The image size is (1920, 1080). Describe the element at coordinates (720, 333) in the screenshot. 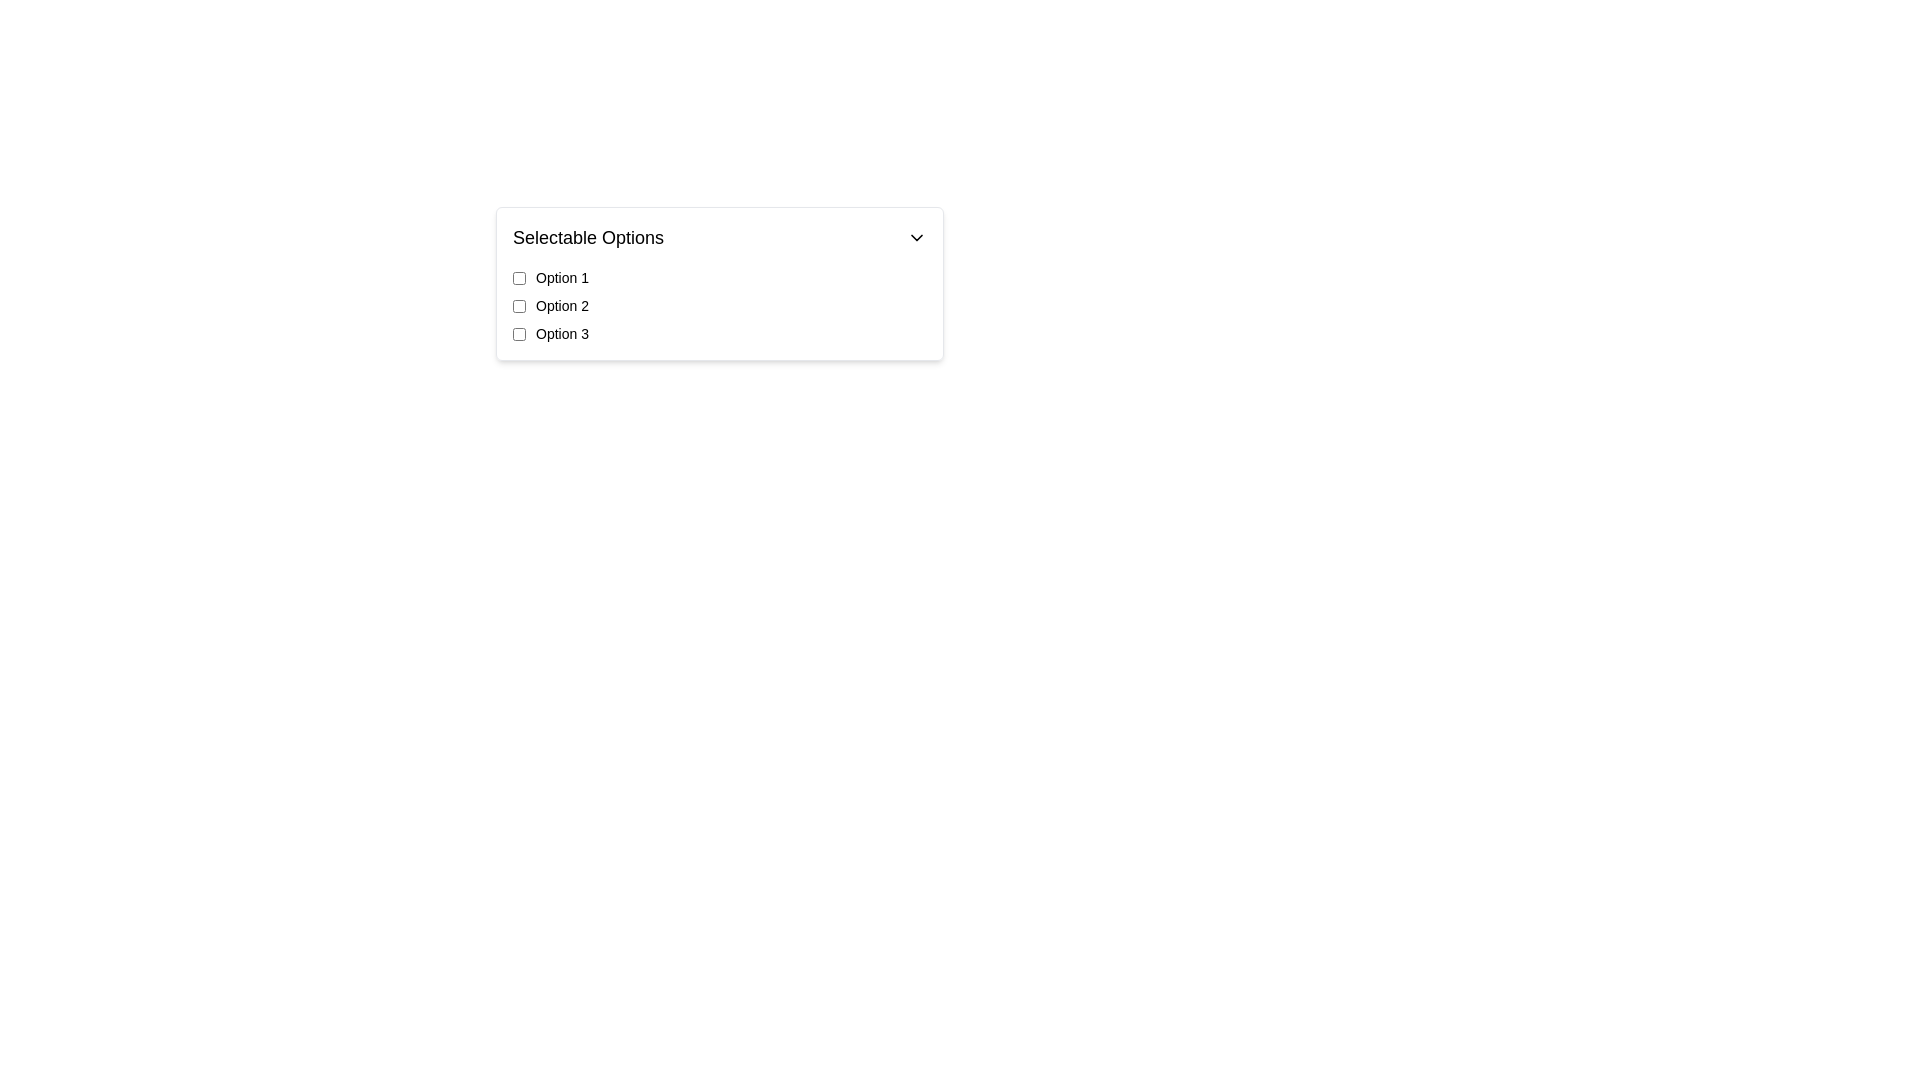

I see `the checkbox labeled 'Option 3'` at that location.